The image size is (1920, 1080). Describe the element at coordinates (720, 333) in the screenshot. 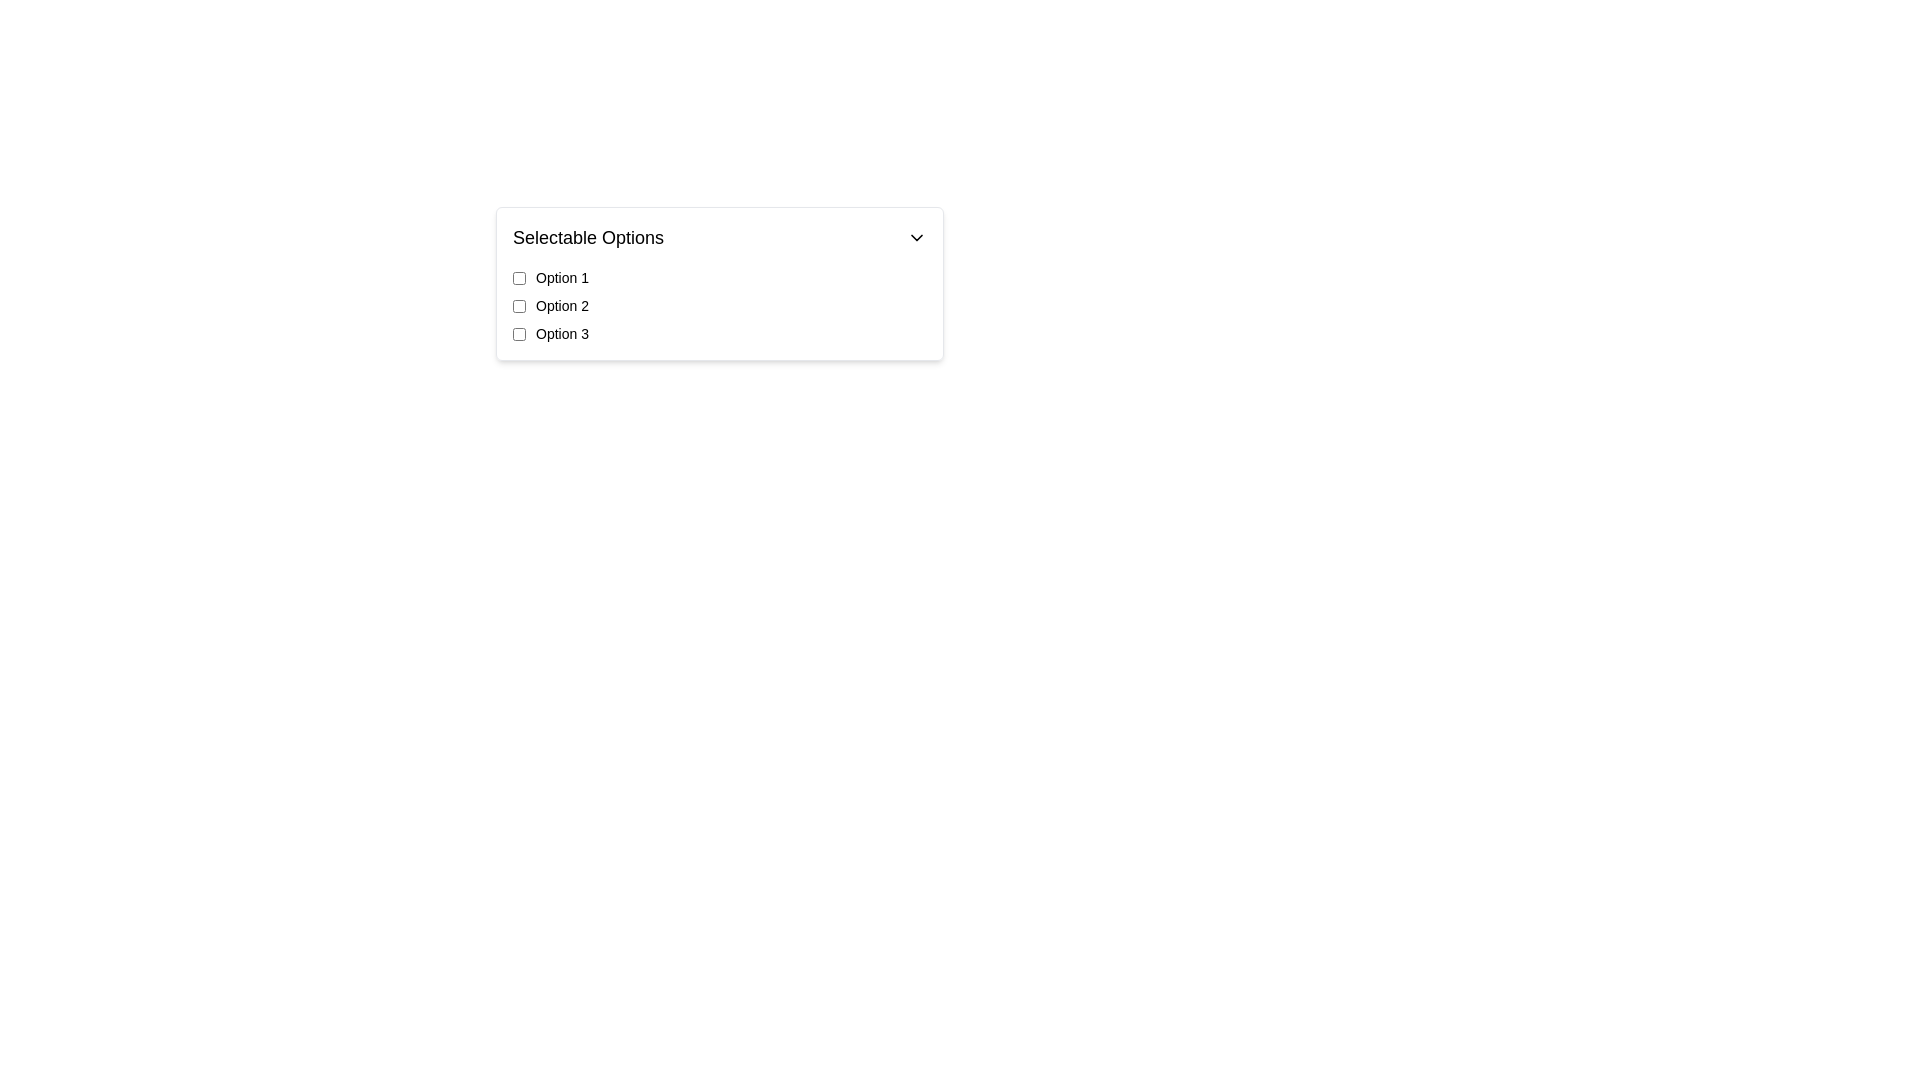

I see `the checkbox labeled 'Option 3'` at that location.